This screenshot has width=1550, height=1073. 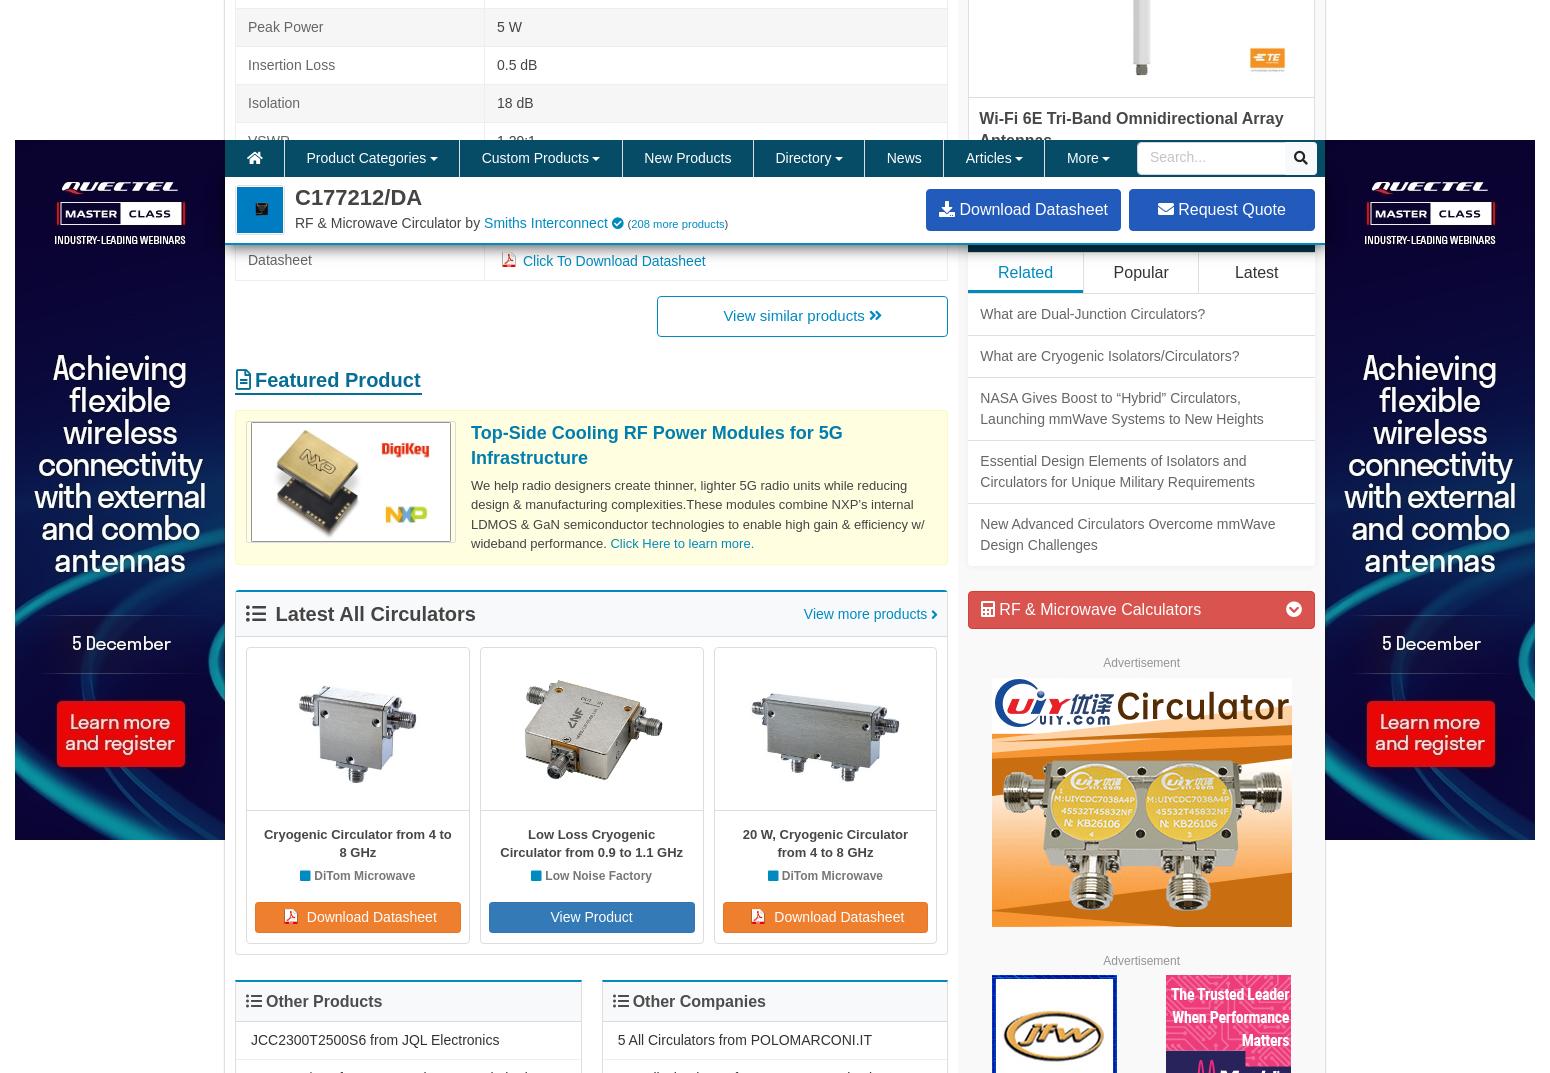 What do you see at coordinates (611, 182) in the screenshot?
I see `'Microstrip Circulators'` at bounding box center [611, 182].